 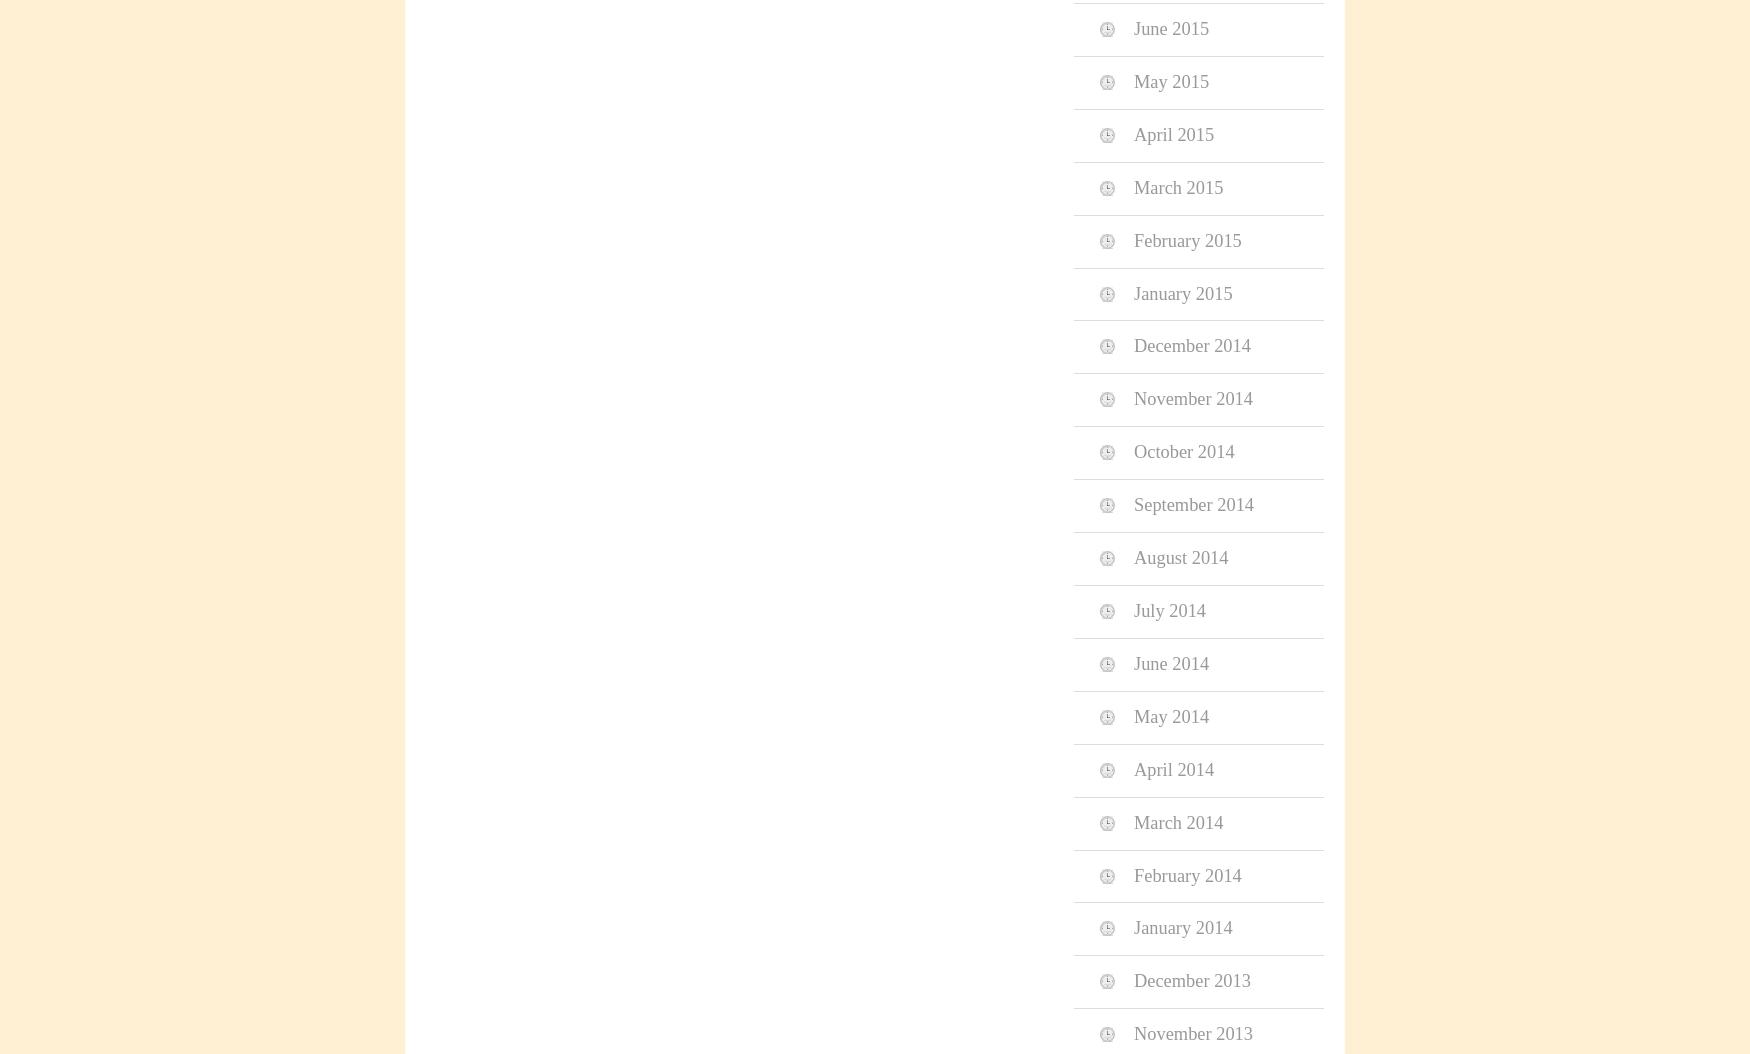 I want to click on 'June 2015', so click(x=1170, y=28).